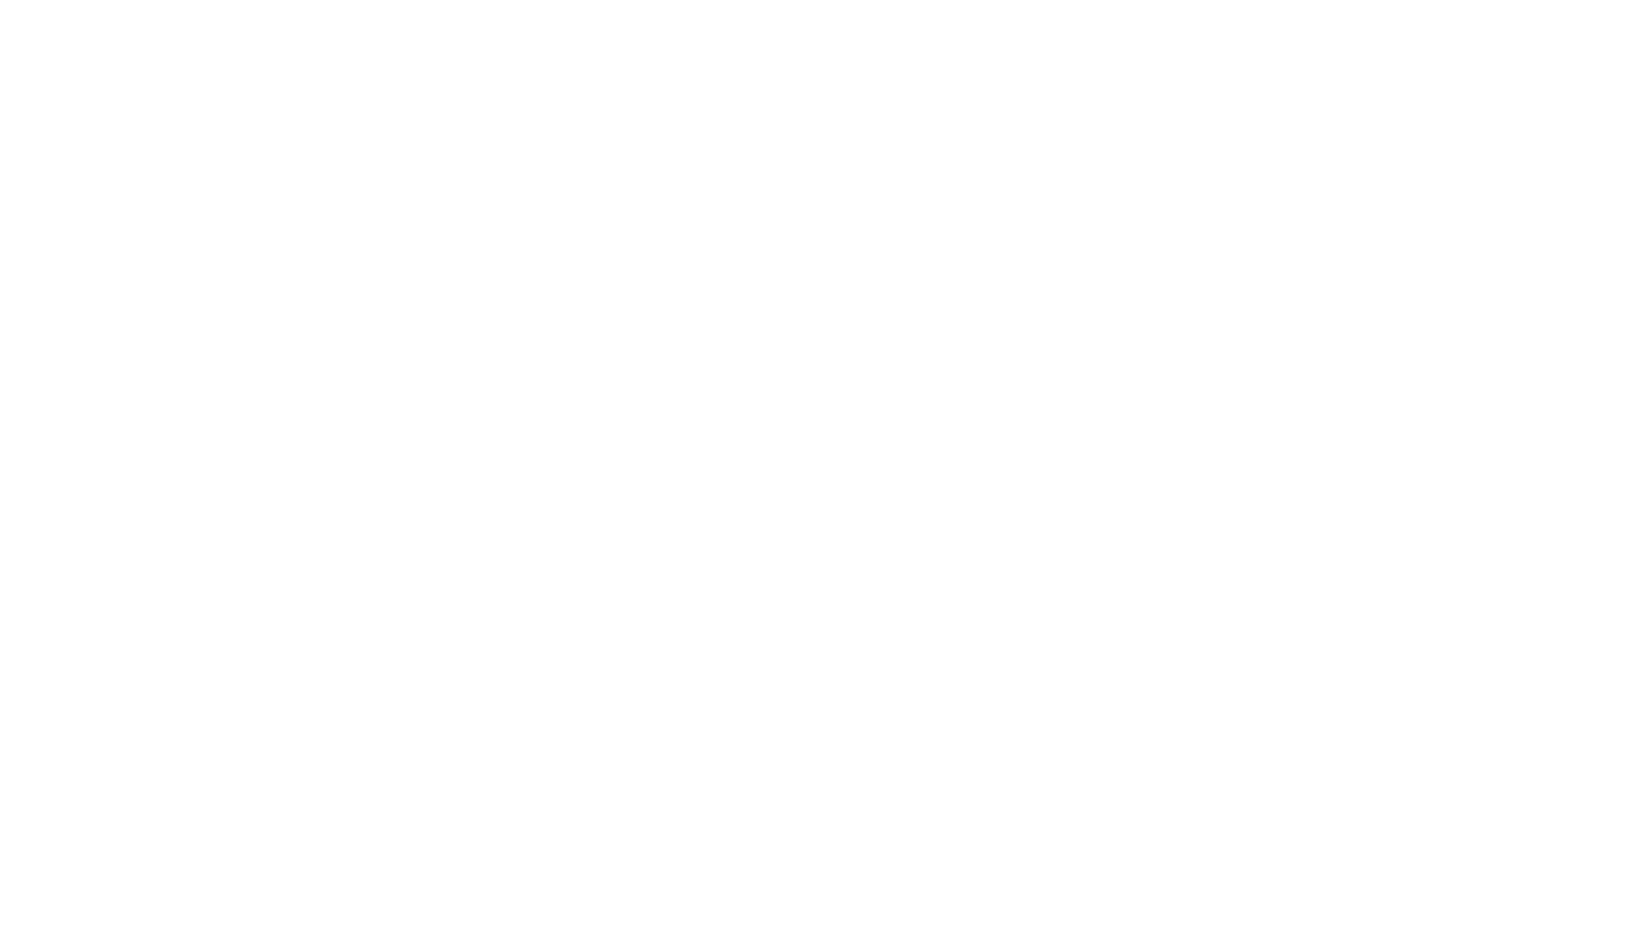  I want to click on 'Clubsonar', so click(1056, 244).